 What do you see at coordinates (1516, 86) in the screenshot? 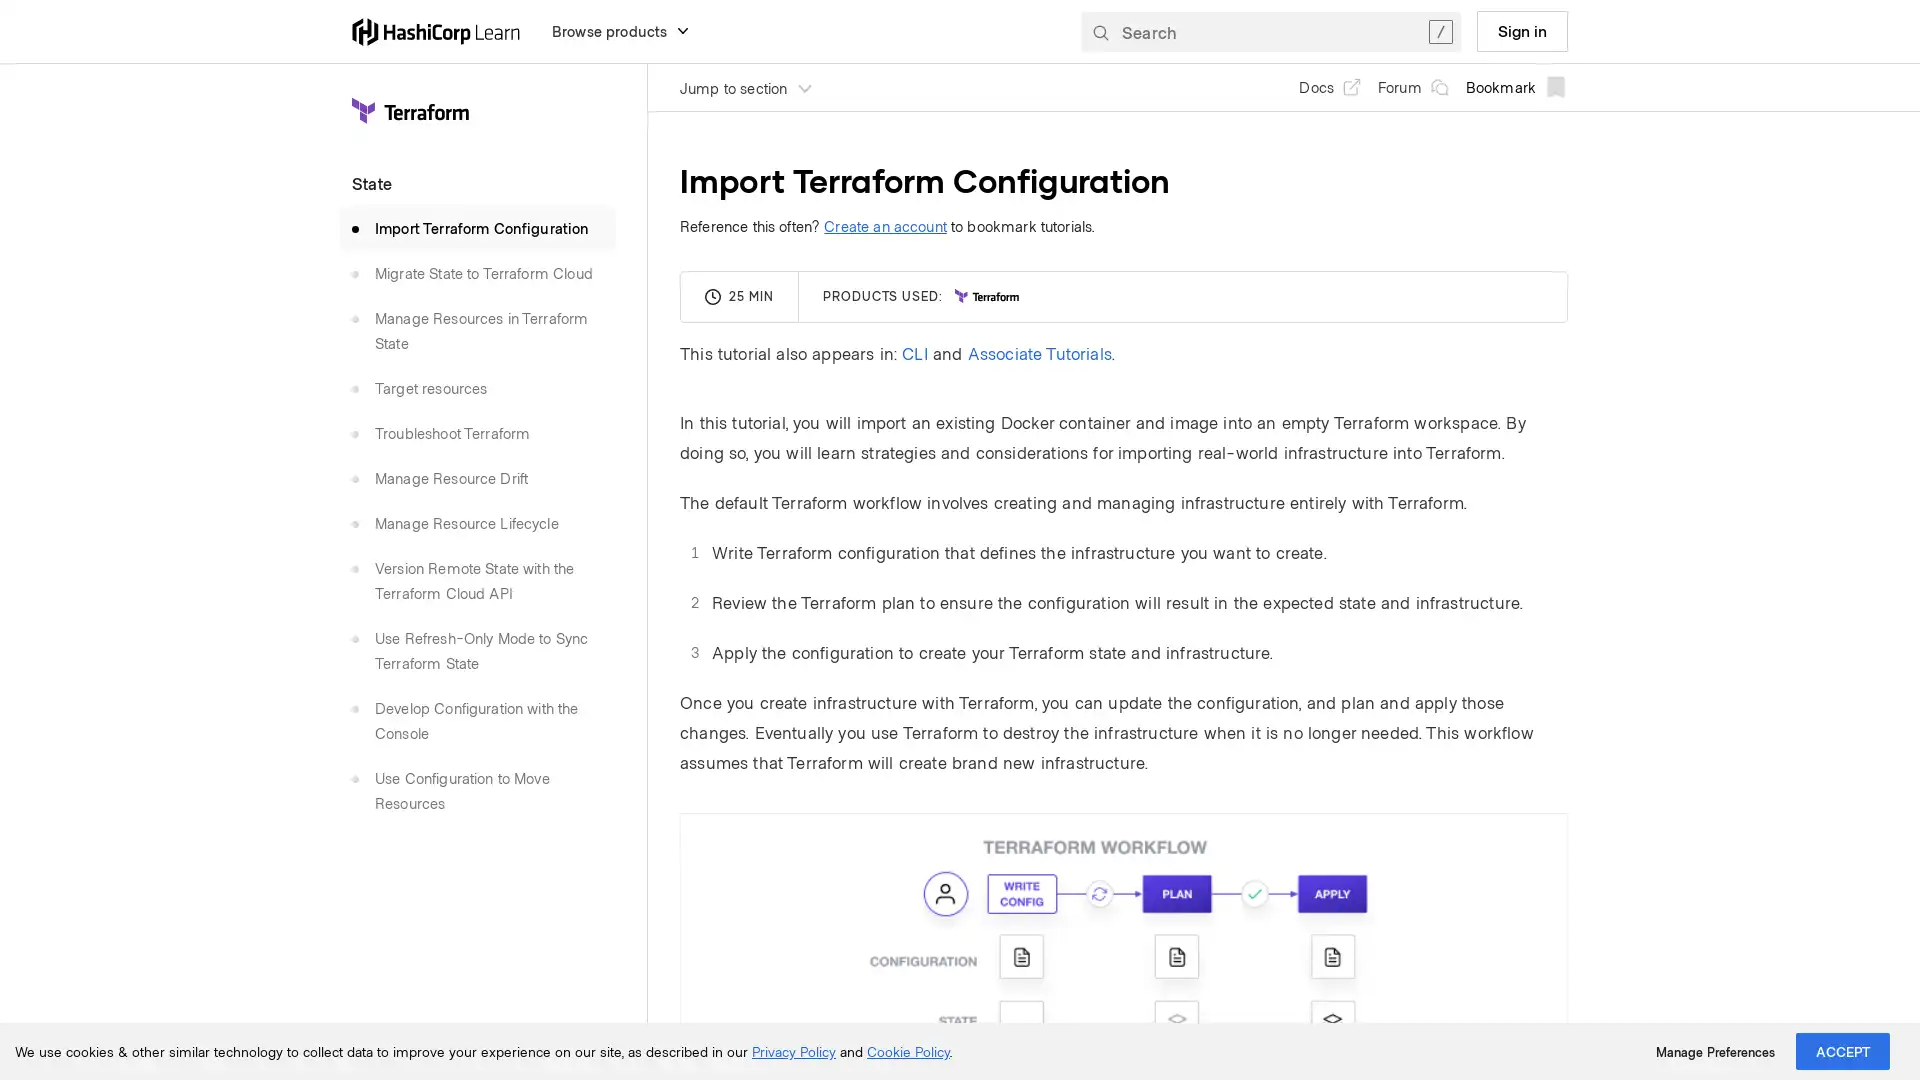
I see `Add bookmark for: Import Terraform Configuration` at bounding box center [1516, 86].